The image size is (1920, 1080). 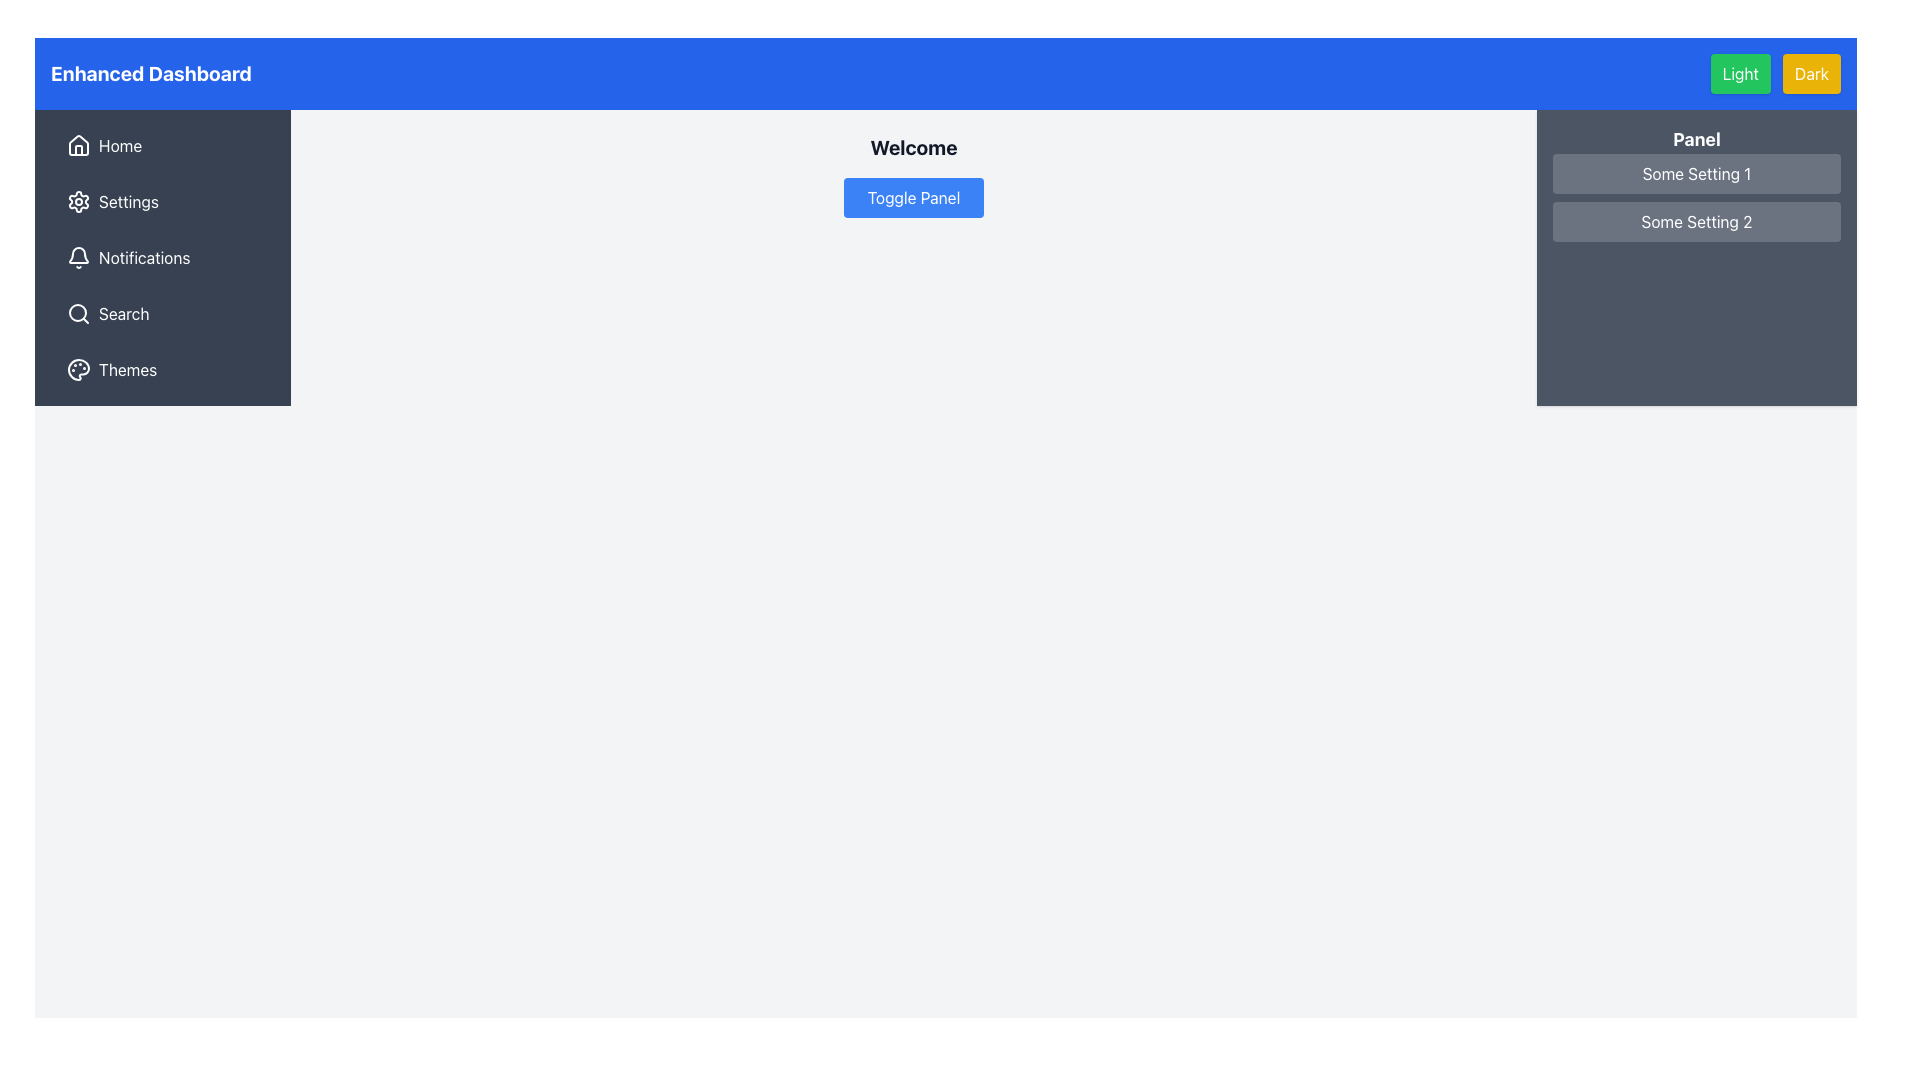 What do you see at coordinates (1775, 72) in the screenshot?
I see `the 'Dark' button in the button group located in the top-right corner of the interface, adjacent to the title 'Enhanced Dashboard'` at bounding box center [1775, 72].